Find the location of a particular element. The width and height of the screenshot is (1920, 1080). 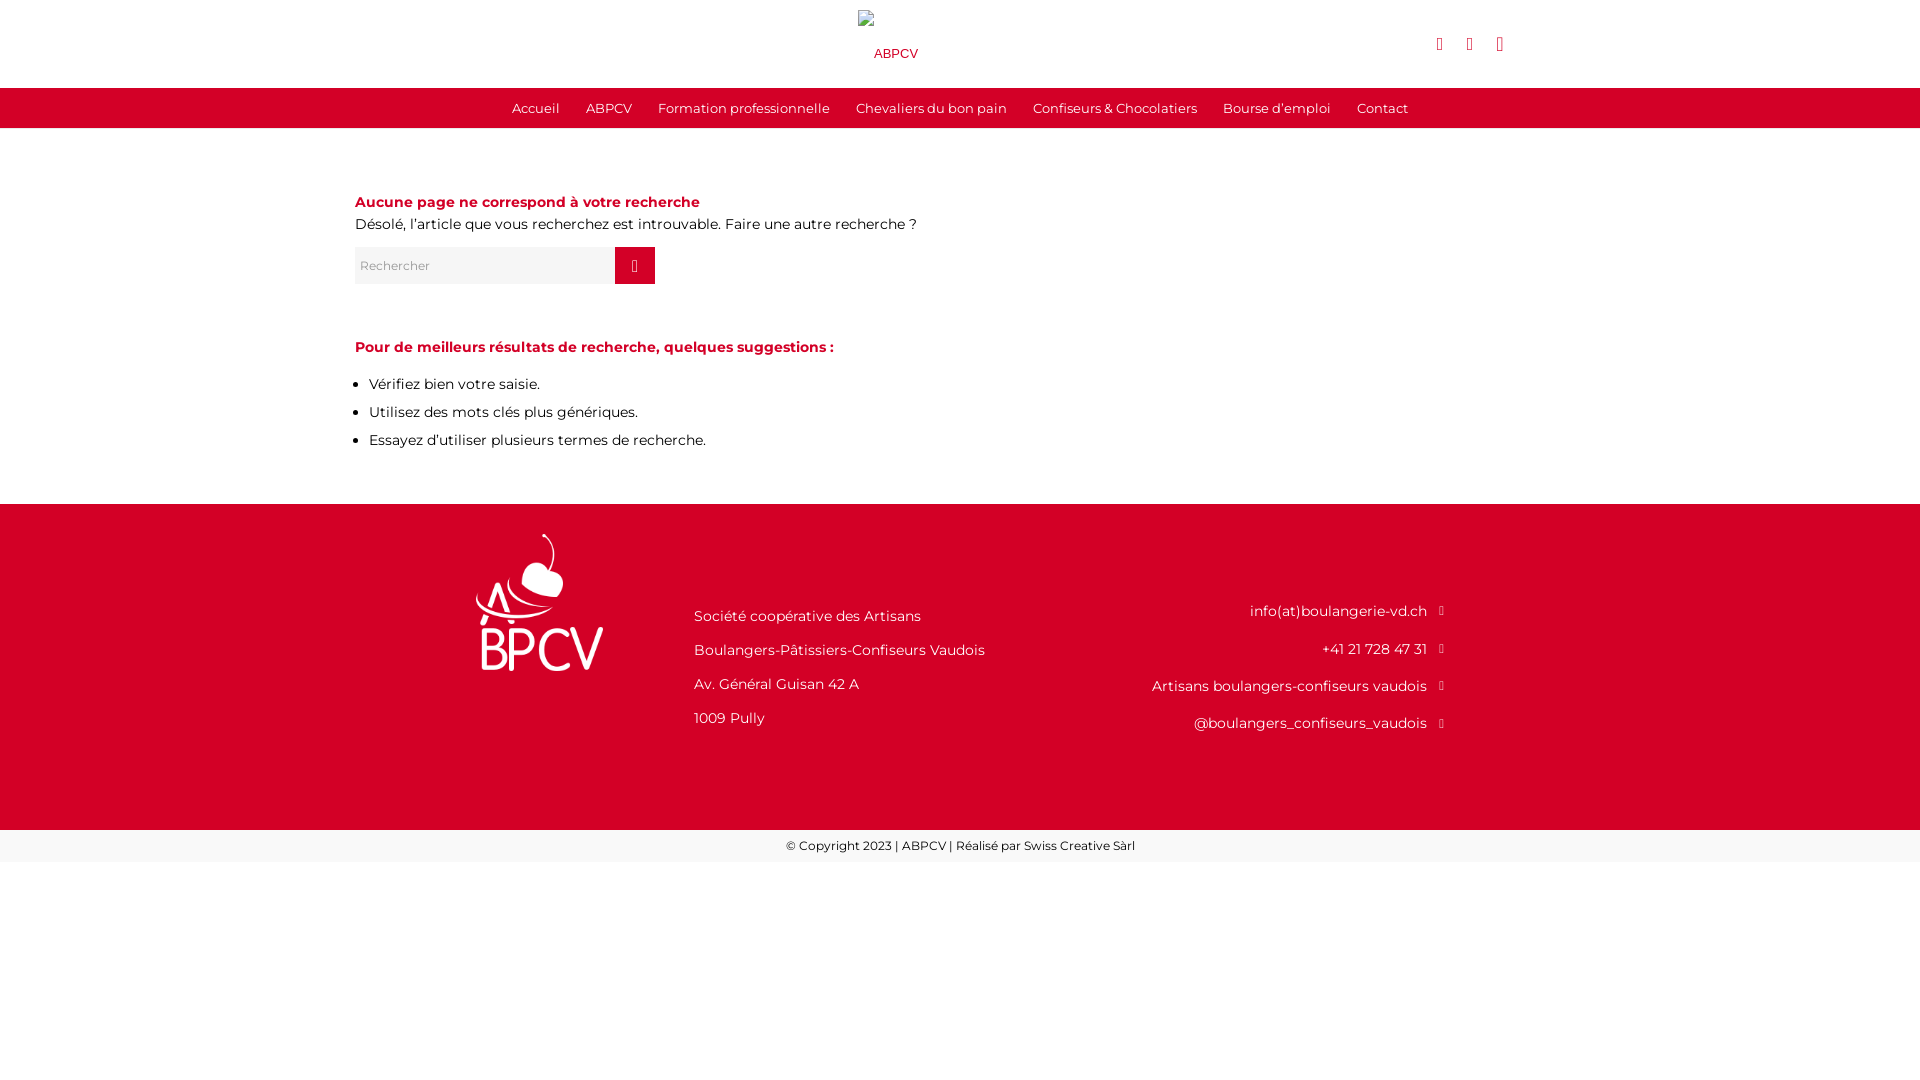

'Chevaliers du bon pain' is located at coordinates (843, 108).